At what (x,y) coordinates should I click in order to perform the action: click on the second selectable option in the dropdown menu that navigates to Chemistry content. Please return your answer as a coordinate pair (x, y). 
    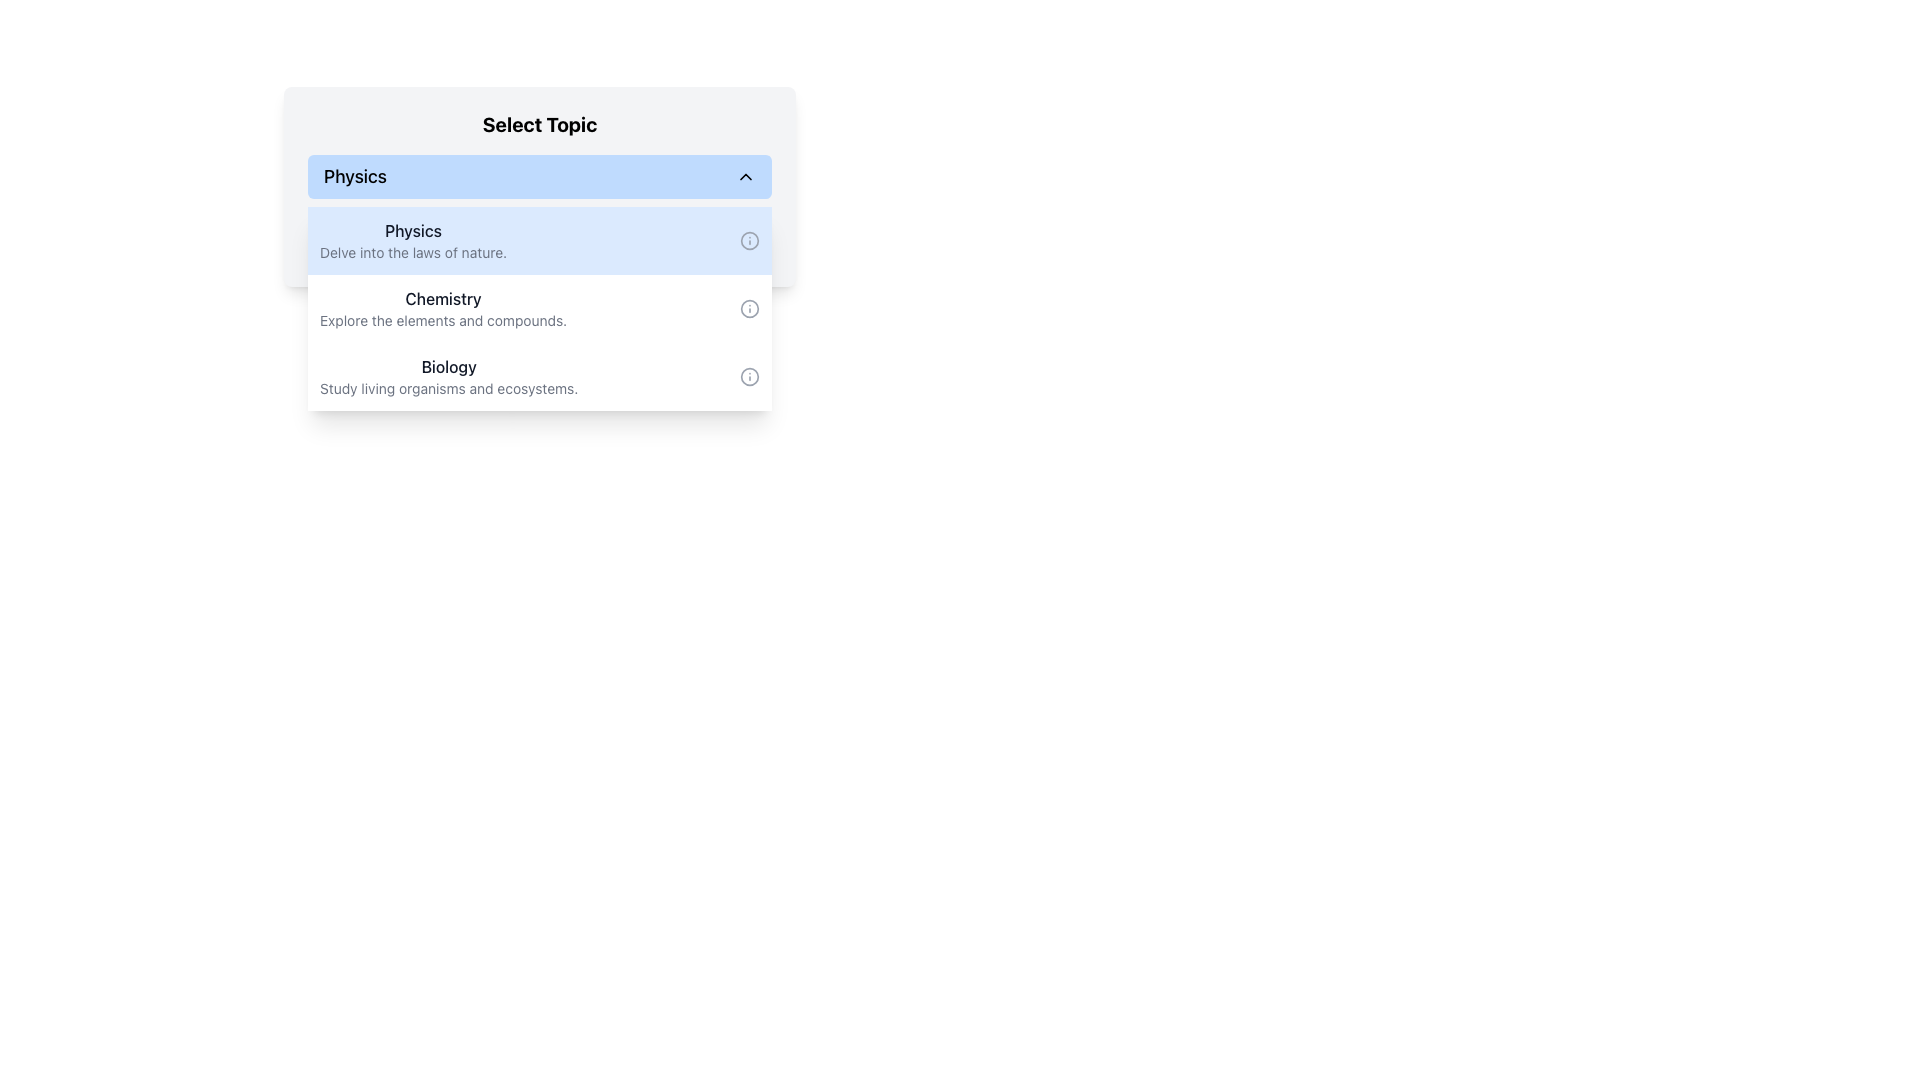
    Looking at the image, I should click on (539, 308).